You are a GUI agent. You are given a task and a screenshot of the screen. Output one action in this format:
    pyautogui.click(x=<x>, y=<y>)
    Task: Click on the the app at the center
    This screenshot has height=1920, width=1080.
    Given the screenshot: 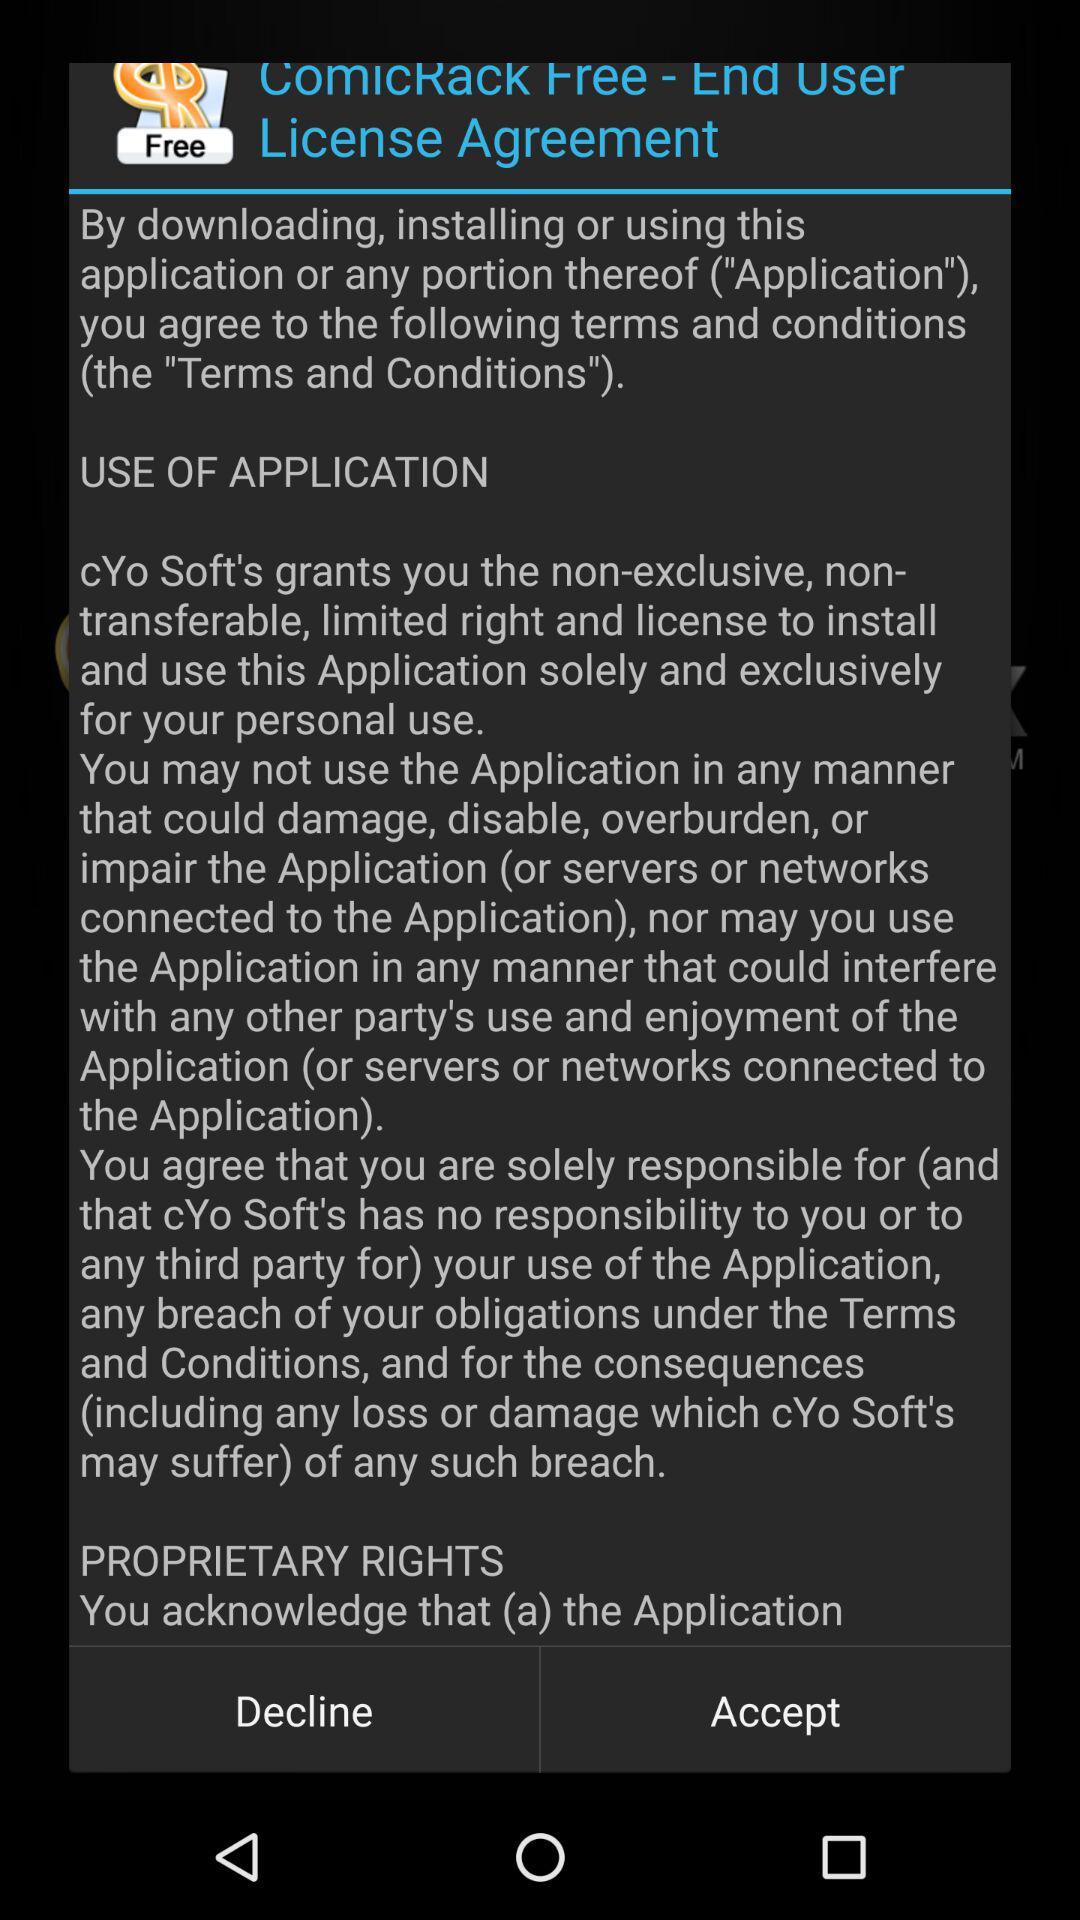 What is the action you would take?
    pyautogui.click(x=540, y=918)
    